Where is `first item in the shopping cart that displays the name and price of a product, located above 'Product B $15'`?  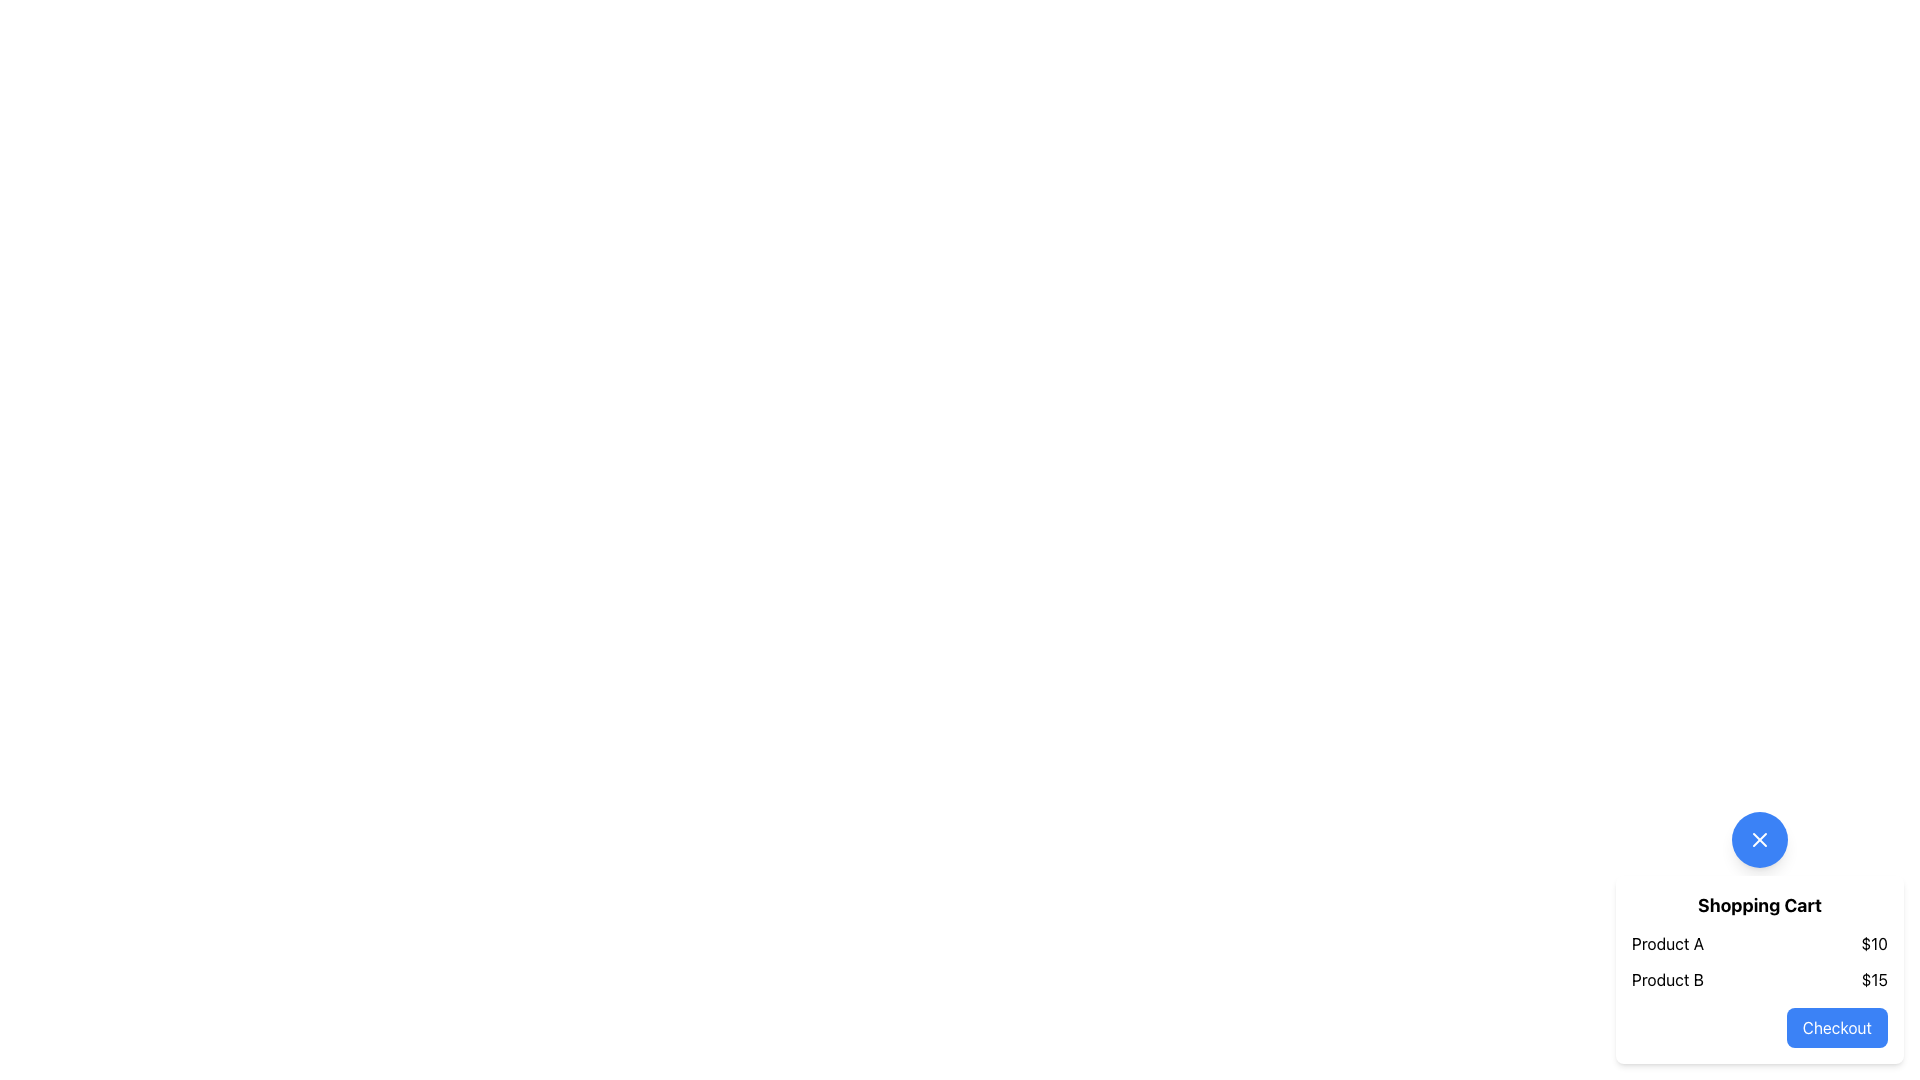 first item in the shopping cart that displays the name and price of a product, located above 'Product B $15' is located at coordinates (1760, 944).